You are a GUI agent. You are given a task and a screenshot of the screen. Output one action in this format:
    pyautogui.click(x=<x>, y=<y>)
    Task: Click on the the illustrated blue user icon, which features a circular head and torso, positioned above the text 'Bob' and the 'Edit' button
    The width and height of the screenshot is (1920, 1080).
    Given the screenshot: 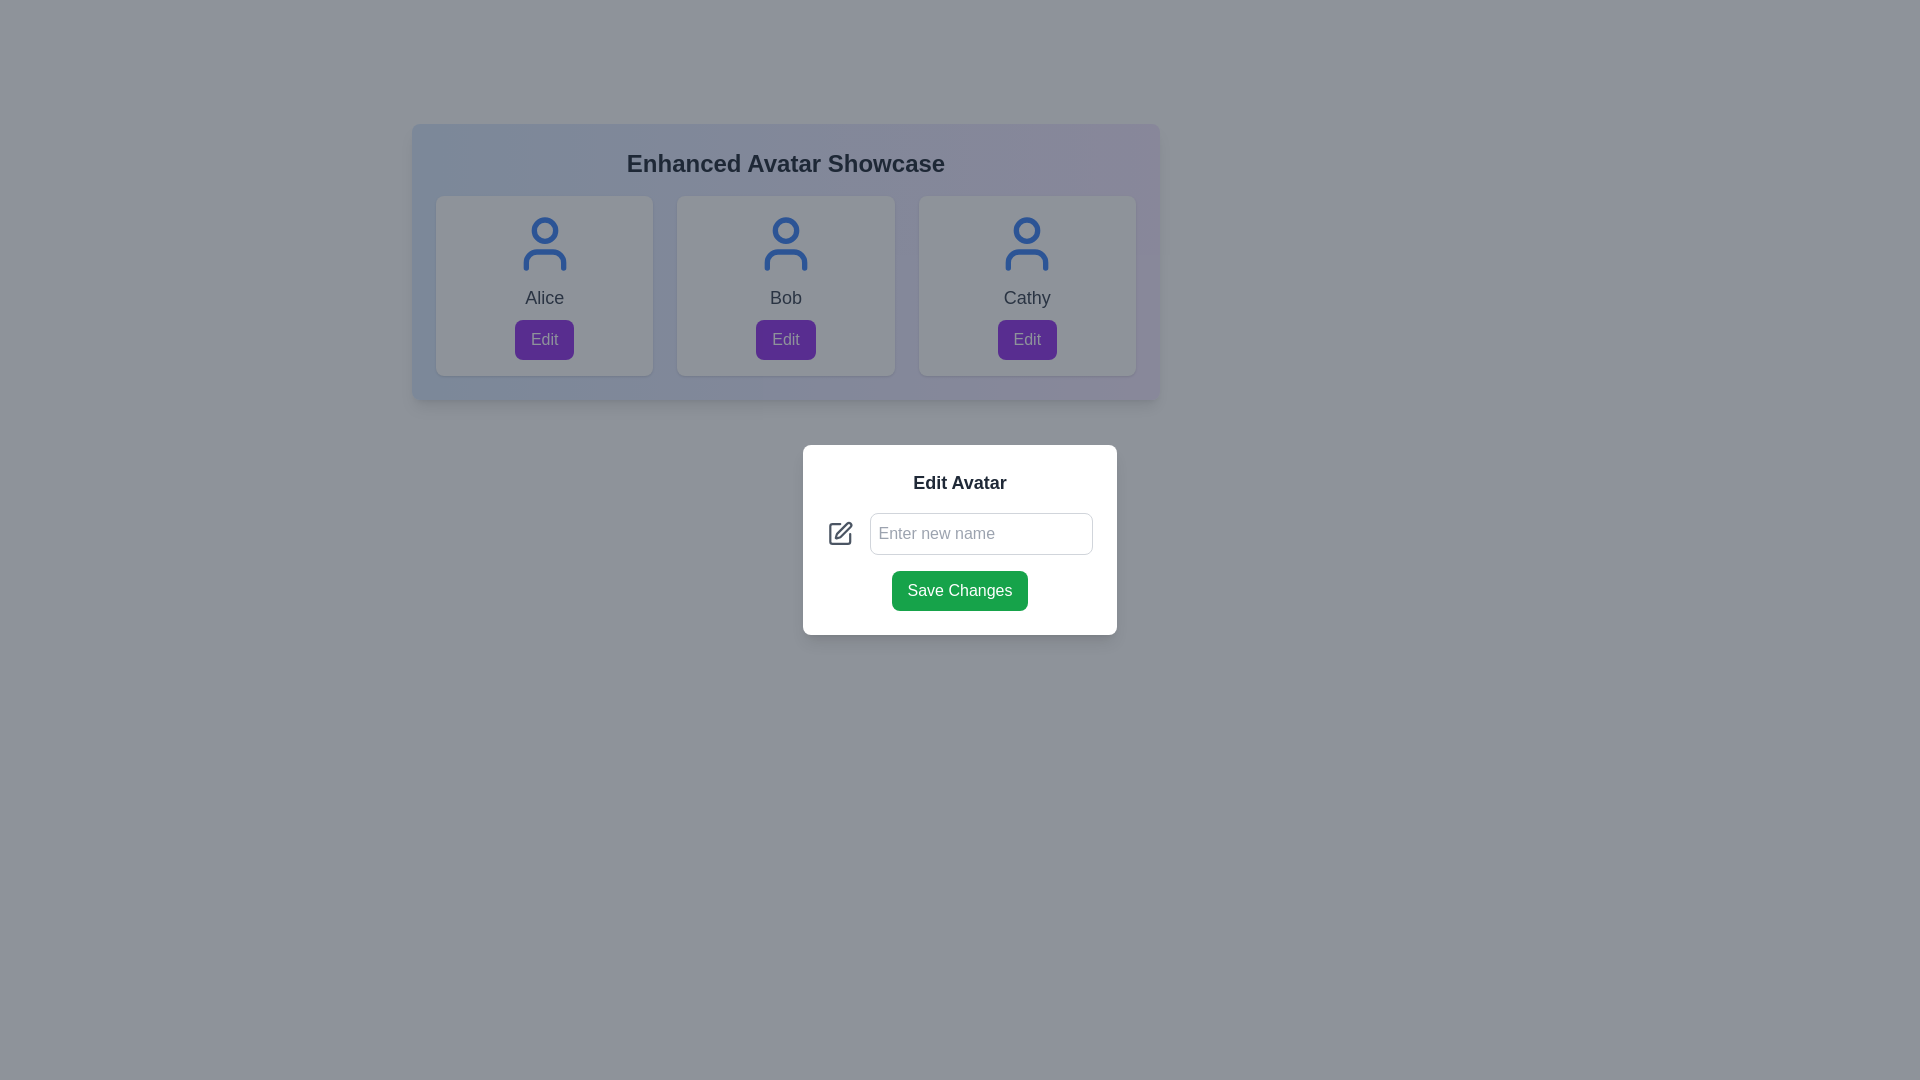 What is the action you would take?
    pyautogui.click(x=785, y=242)
    